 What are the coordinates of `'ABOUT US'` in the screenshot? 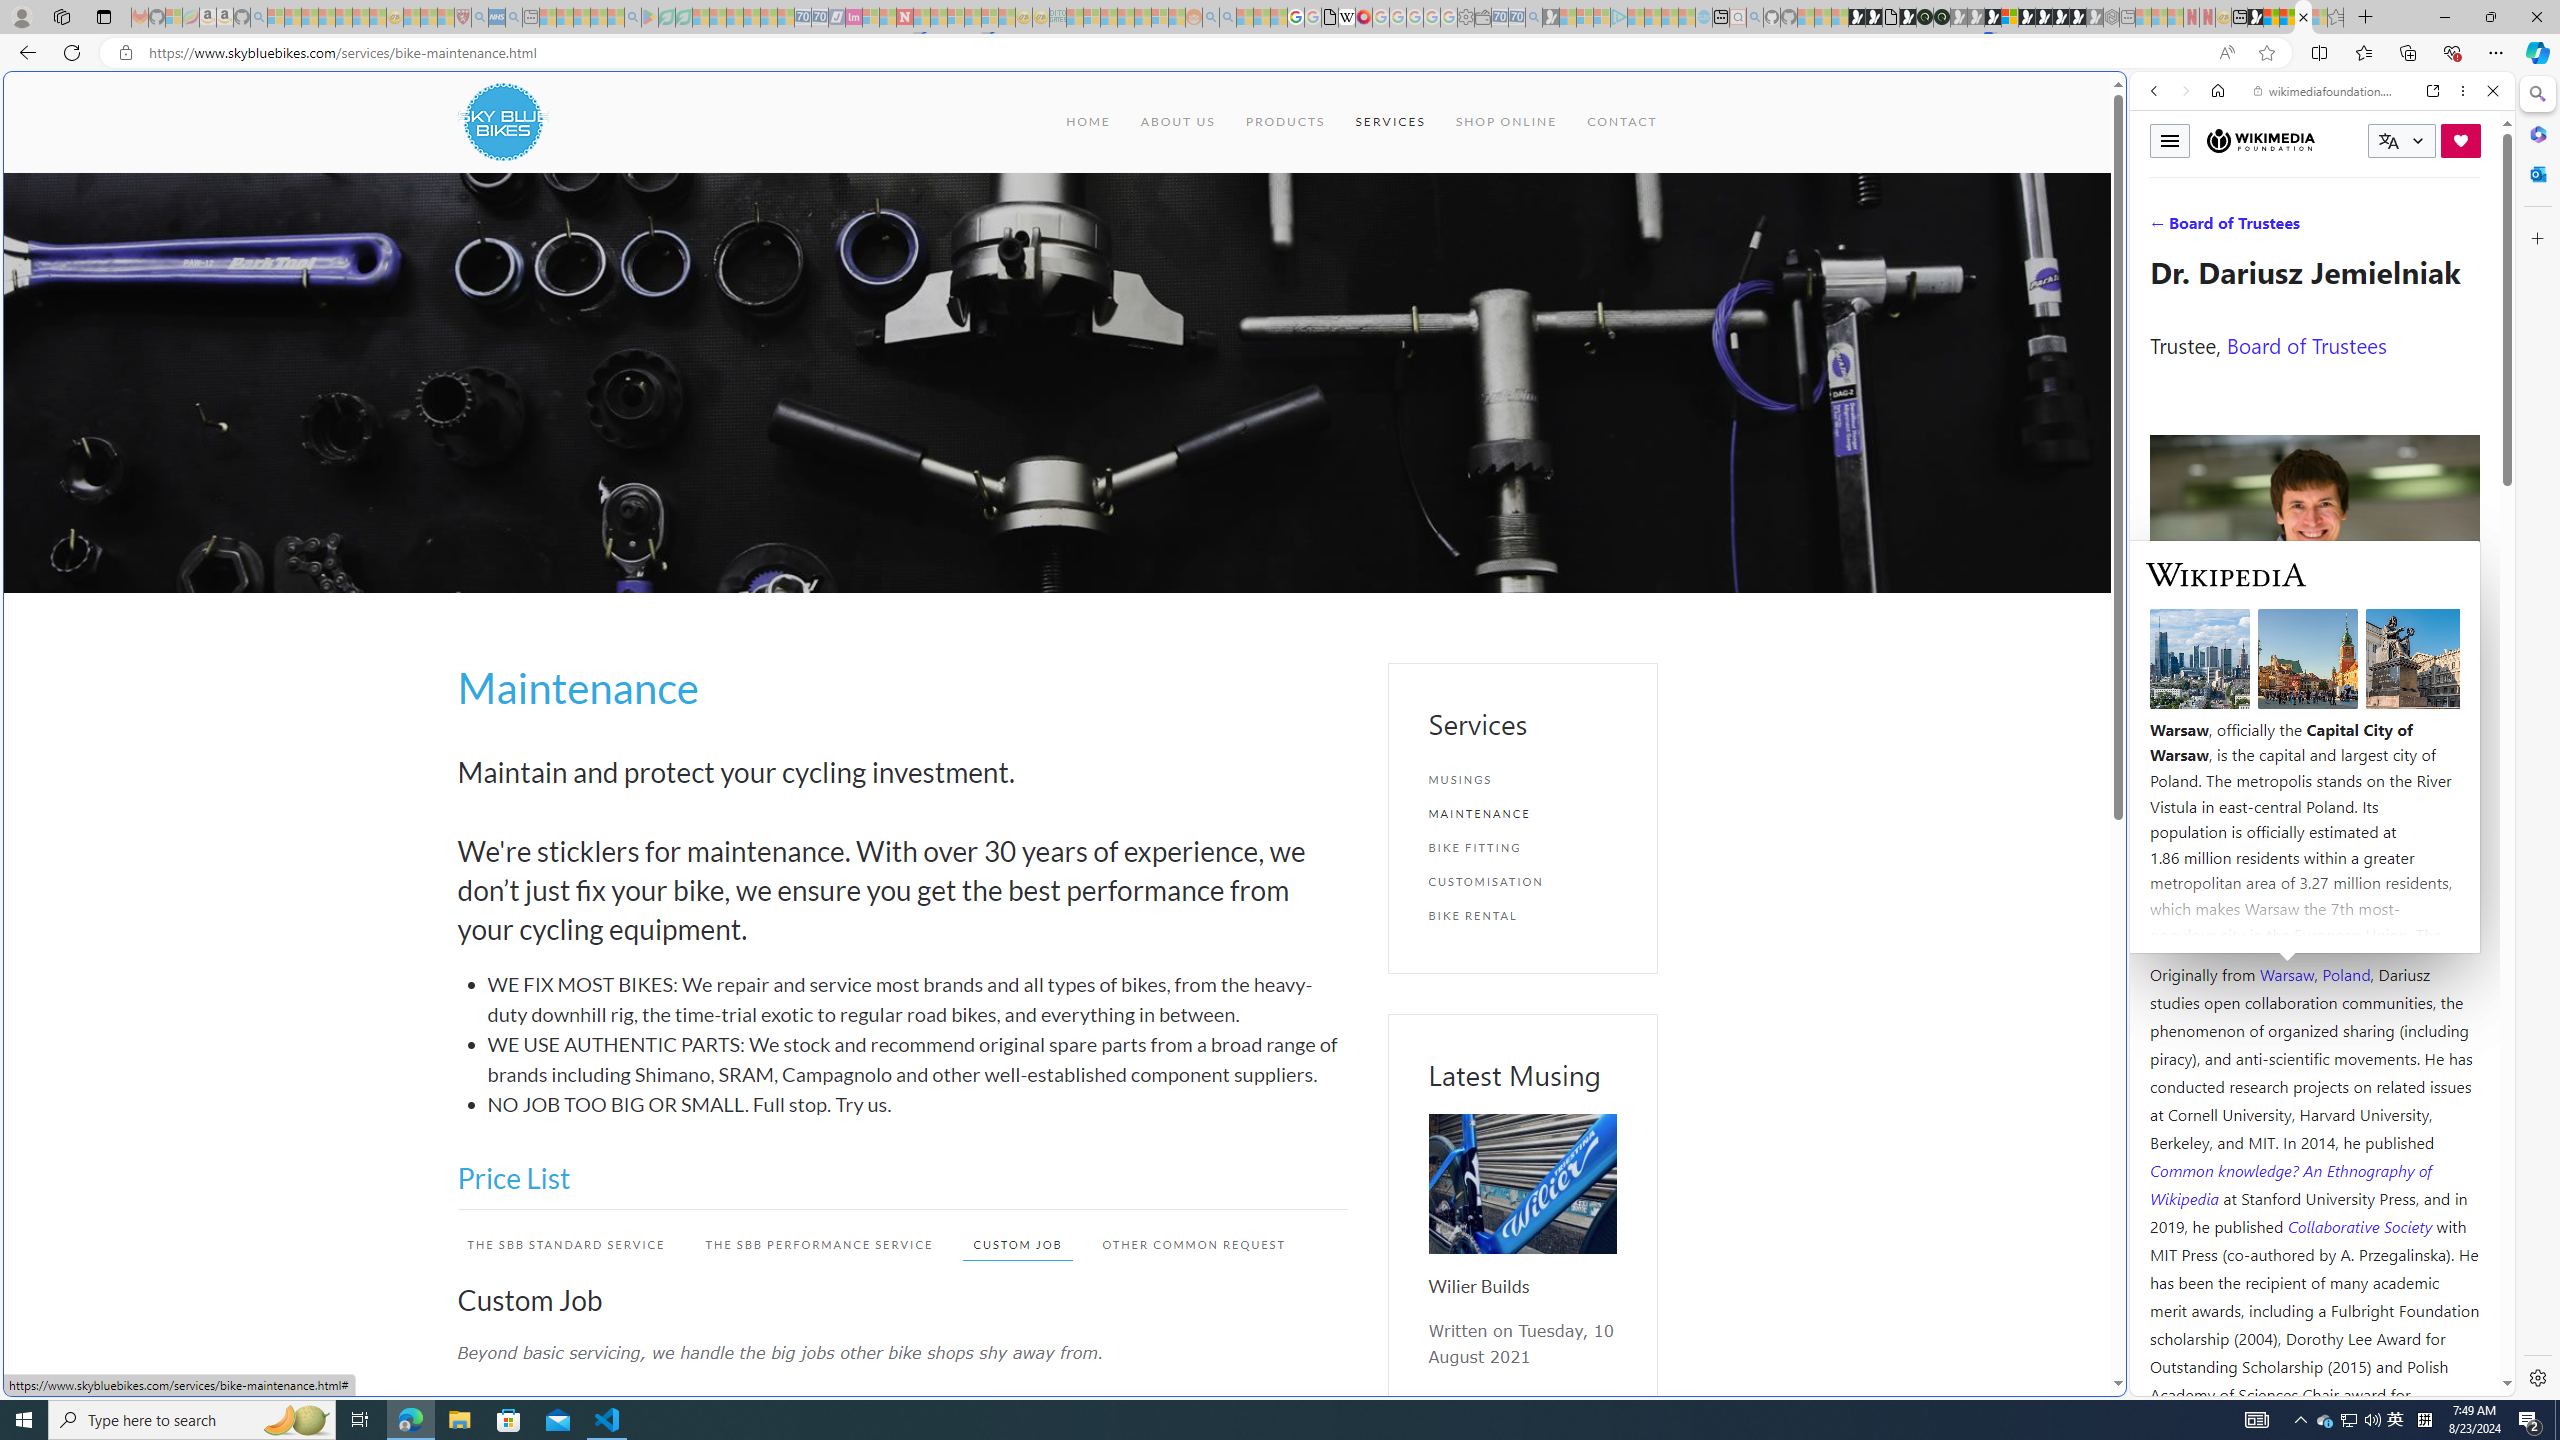 It's located at (1177, 120).